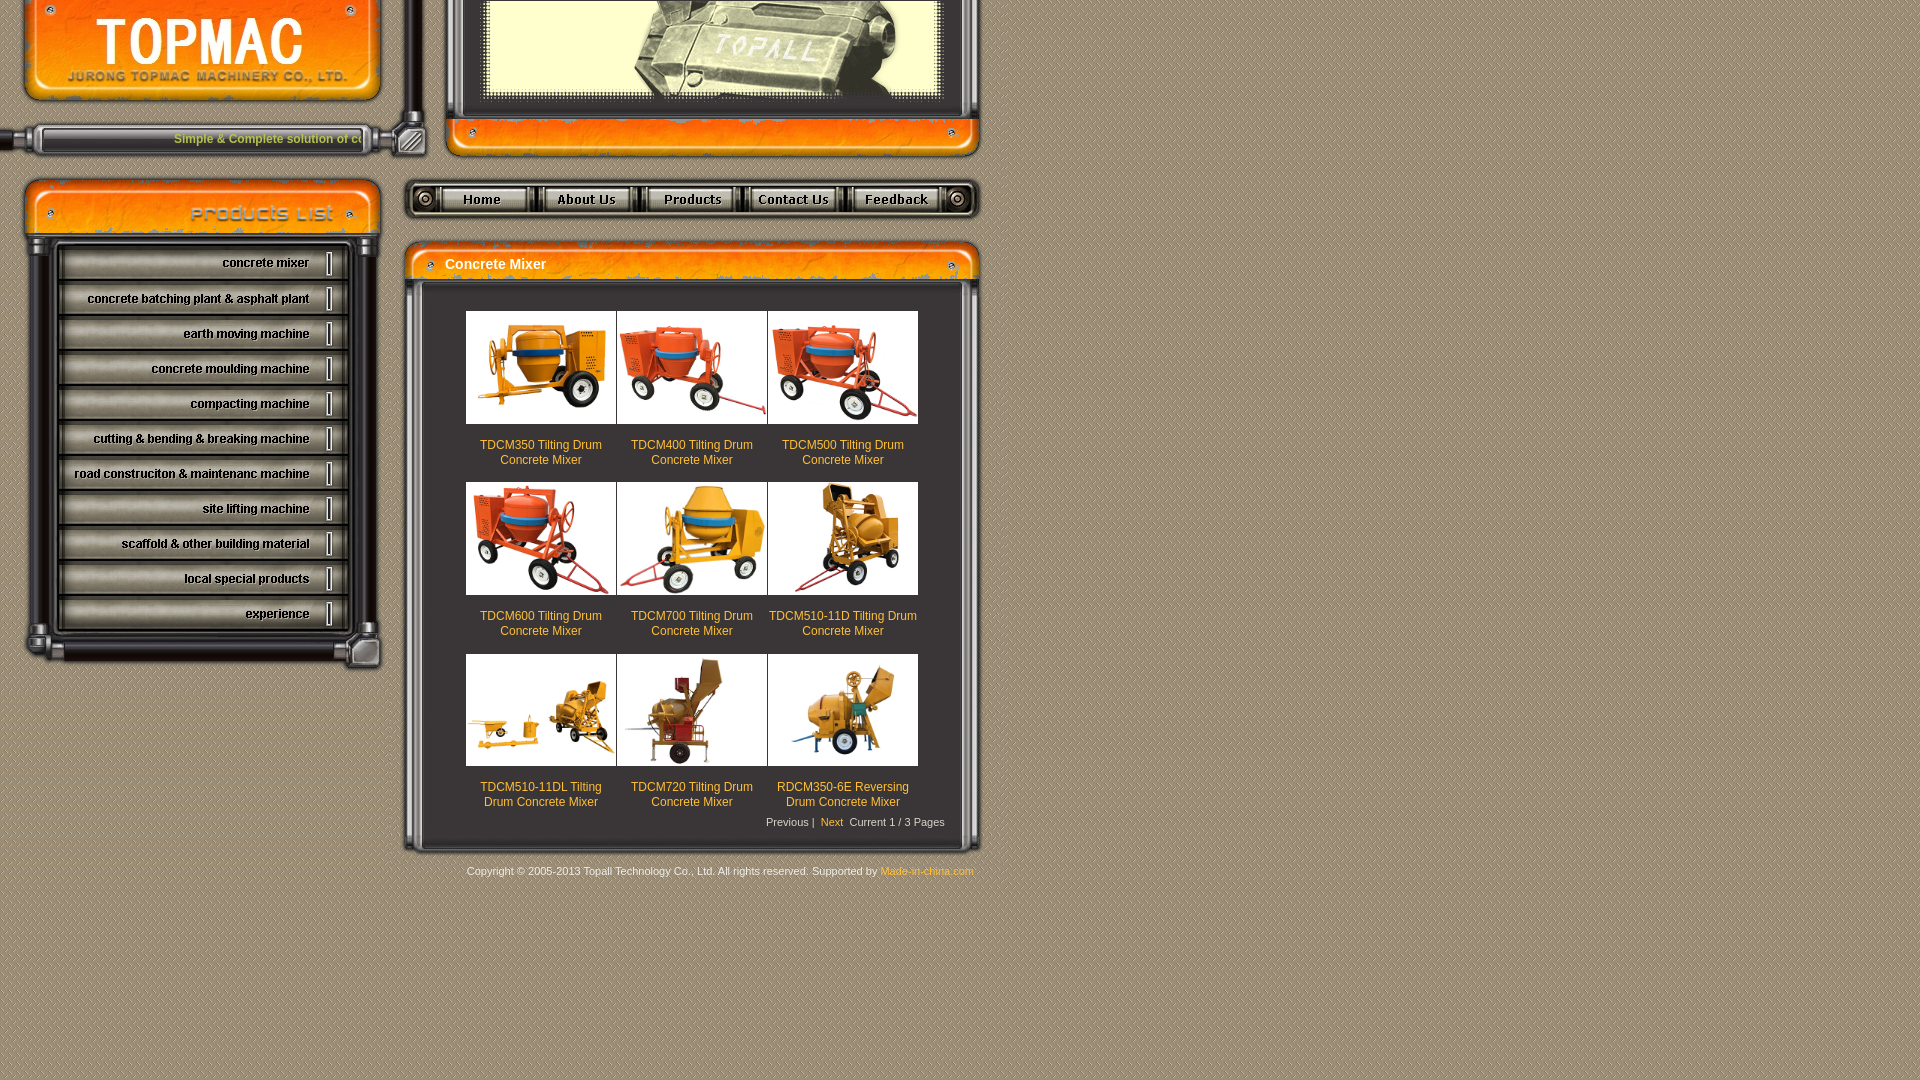  I want to click on 'ralph lauren polo shirt', so click(1425, 230).